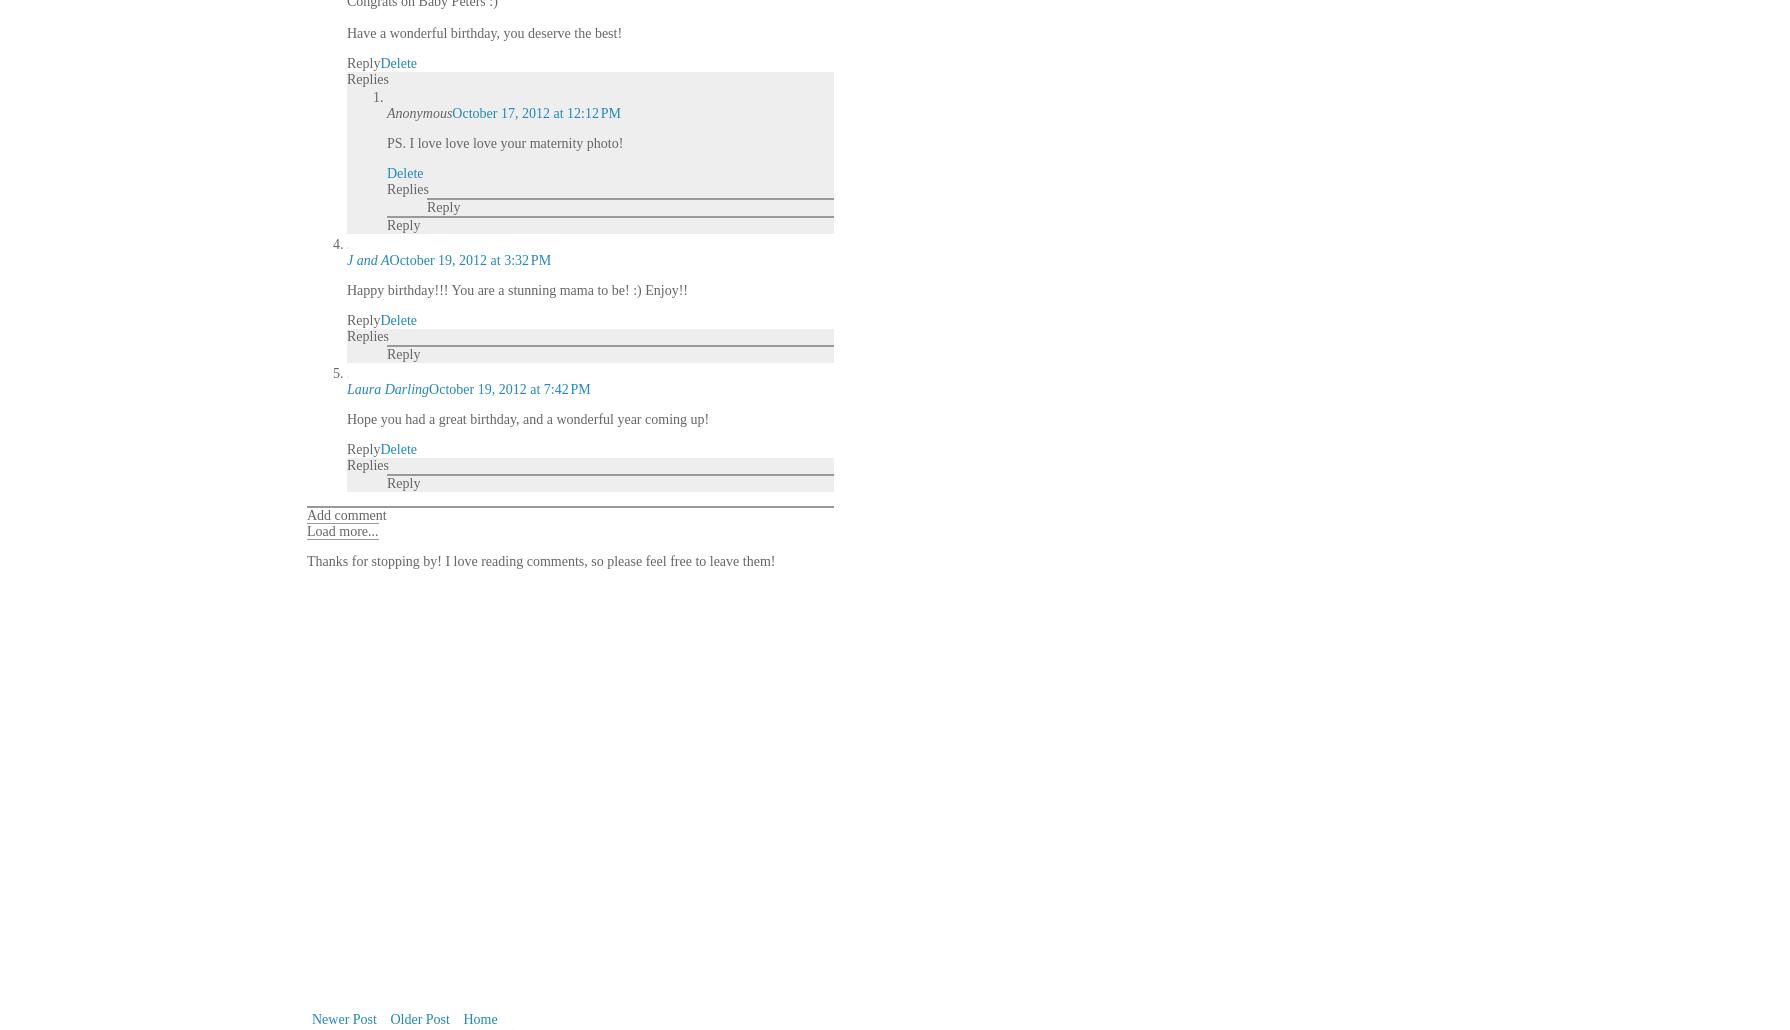 This screenshot has width=1790, height=1030. I want to click on 'Newer Post', so click(344, 1018).